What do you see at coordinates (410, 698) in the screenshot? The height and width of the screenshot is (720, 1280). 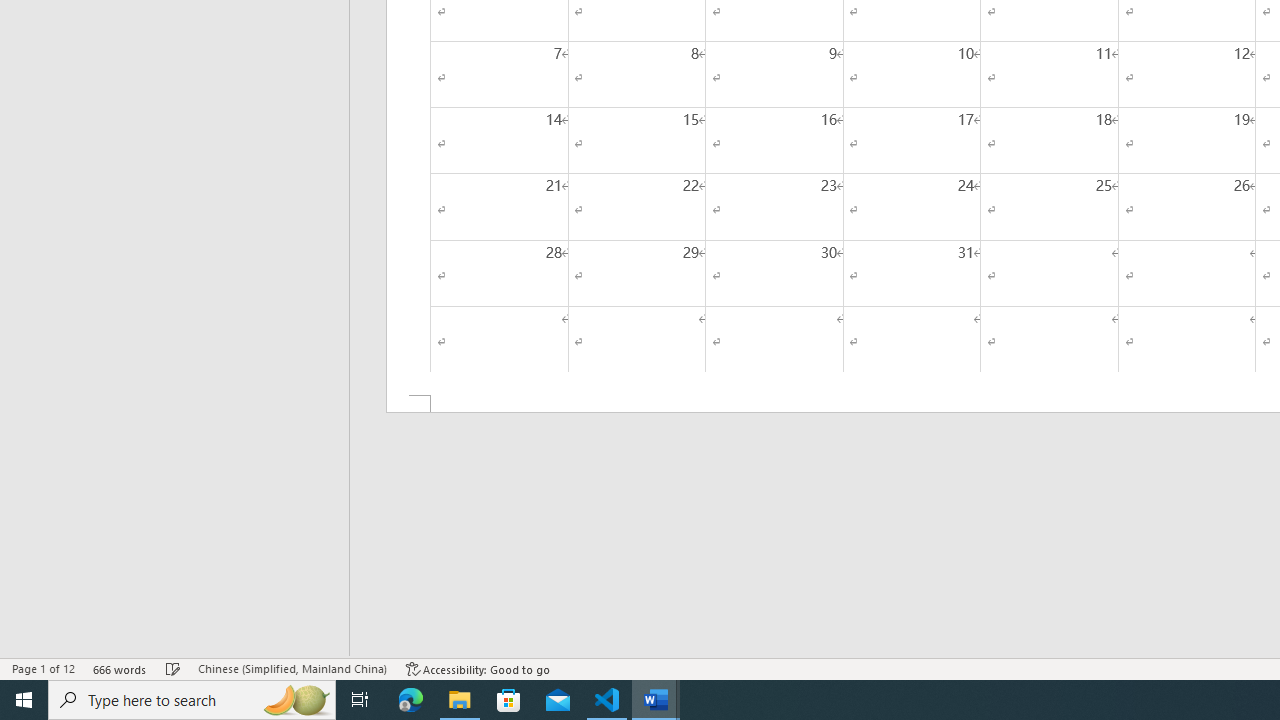 I see `'Microsoft Edge'` at bounding box center [410, 698].